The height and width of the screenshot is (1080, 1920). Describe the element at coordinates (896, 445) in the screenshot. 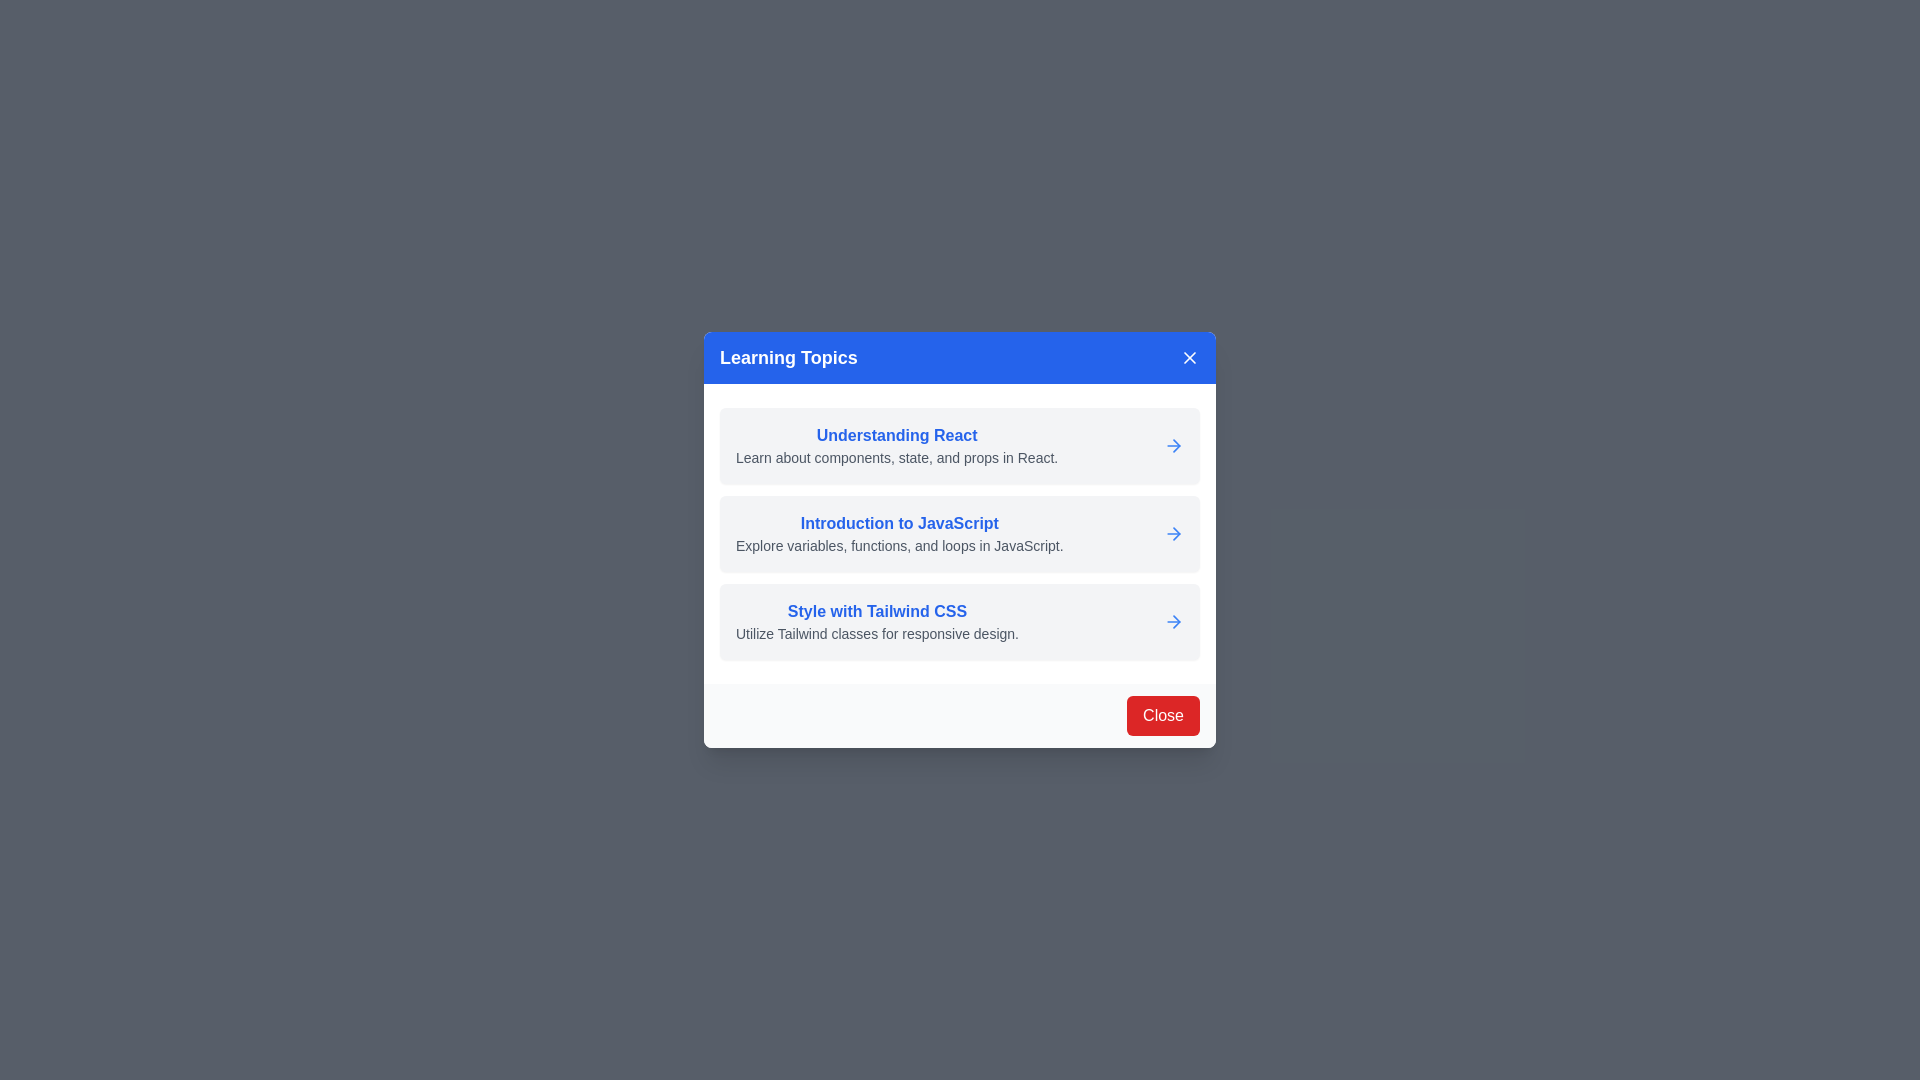

I see `the first item in the vertical list of learning topics in the modal titled 'Learning Topics'` at that location.